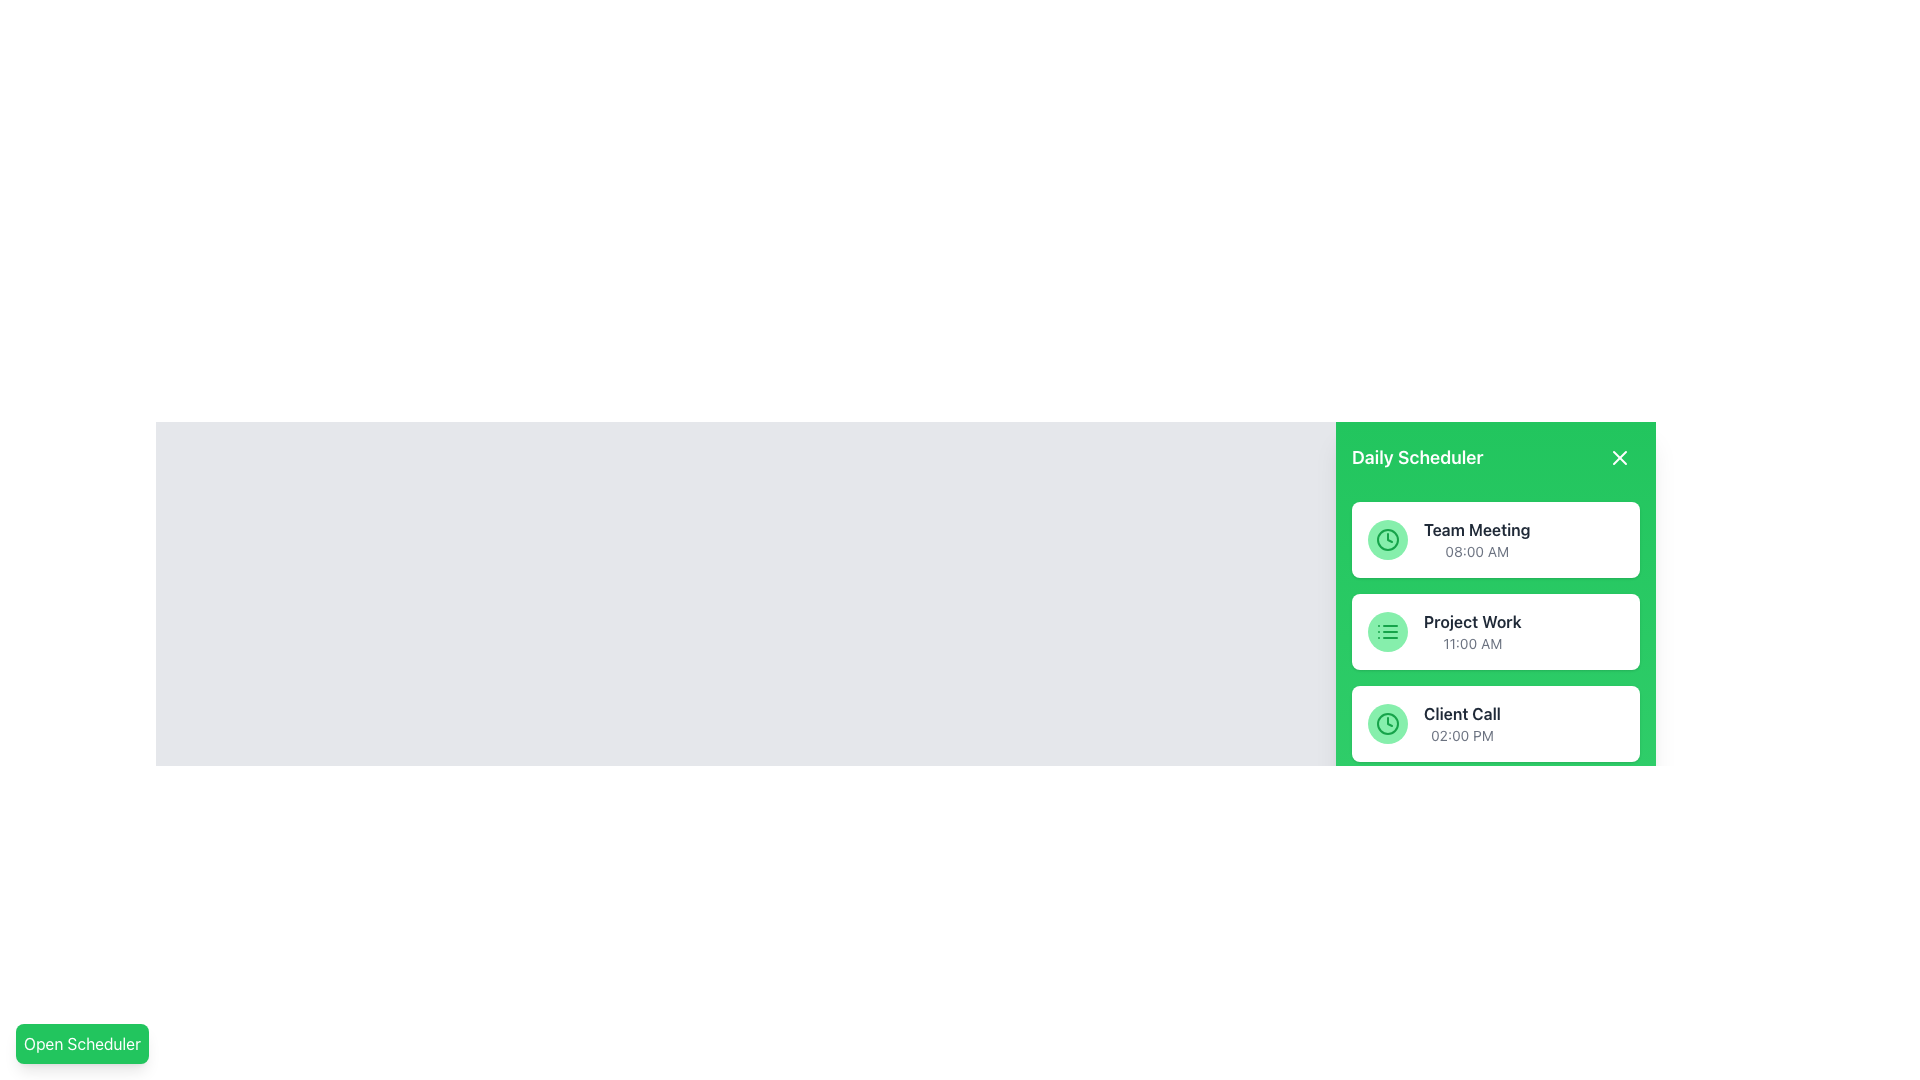 This screenshot has height=1080, width=1920. Describe the element at coordinates (1620, 458) in the screenshot. I see `the close button located in the top-right corner of the 'Daily Scheduler' green card` at that location.